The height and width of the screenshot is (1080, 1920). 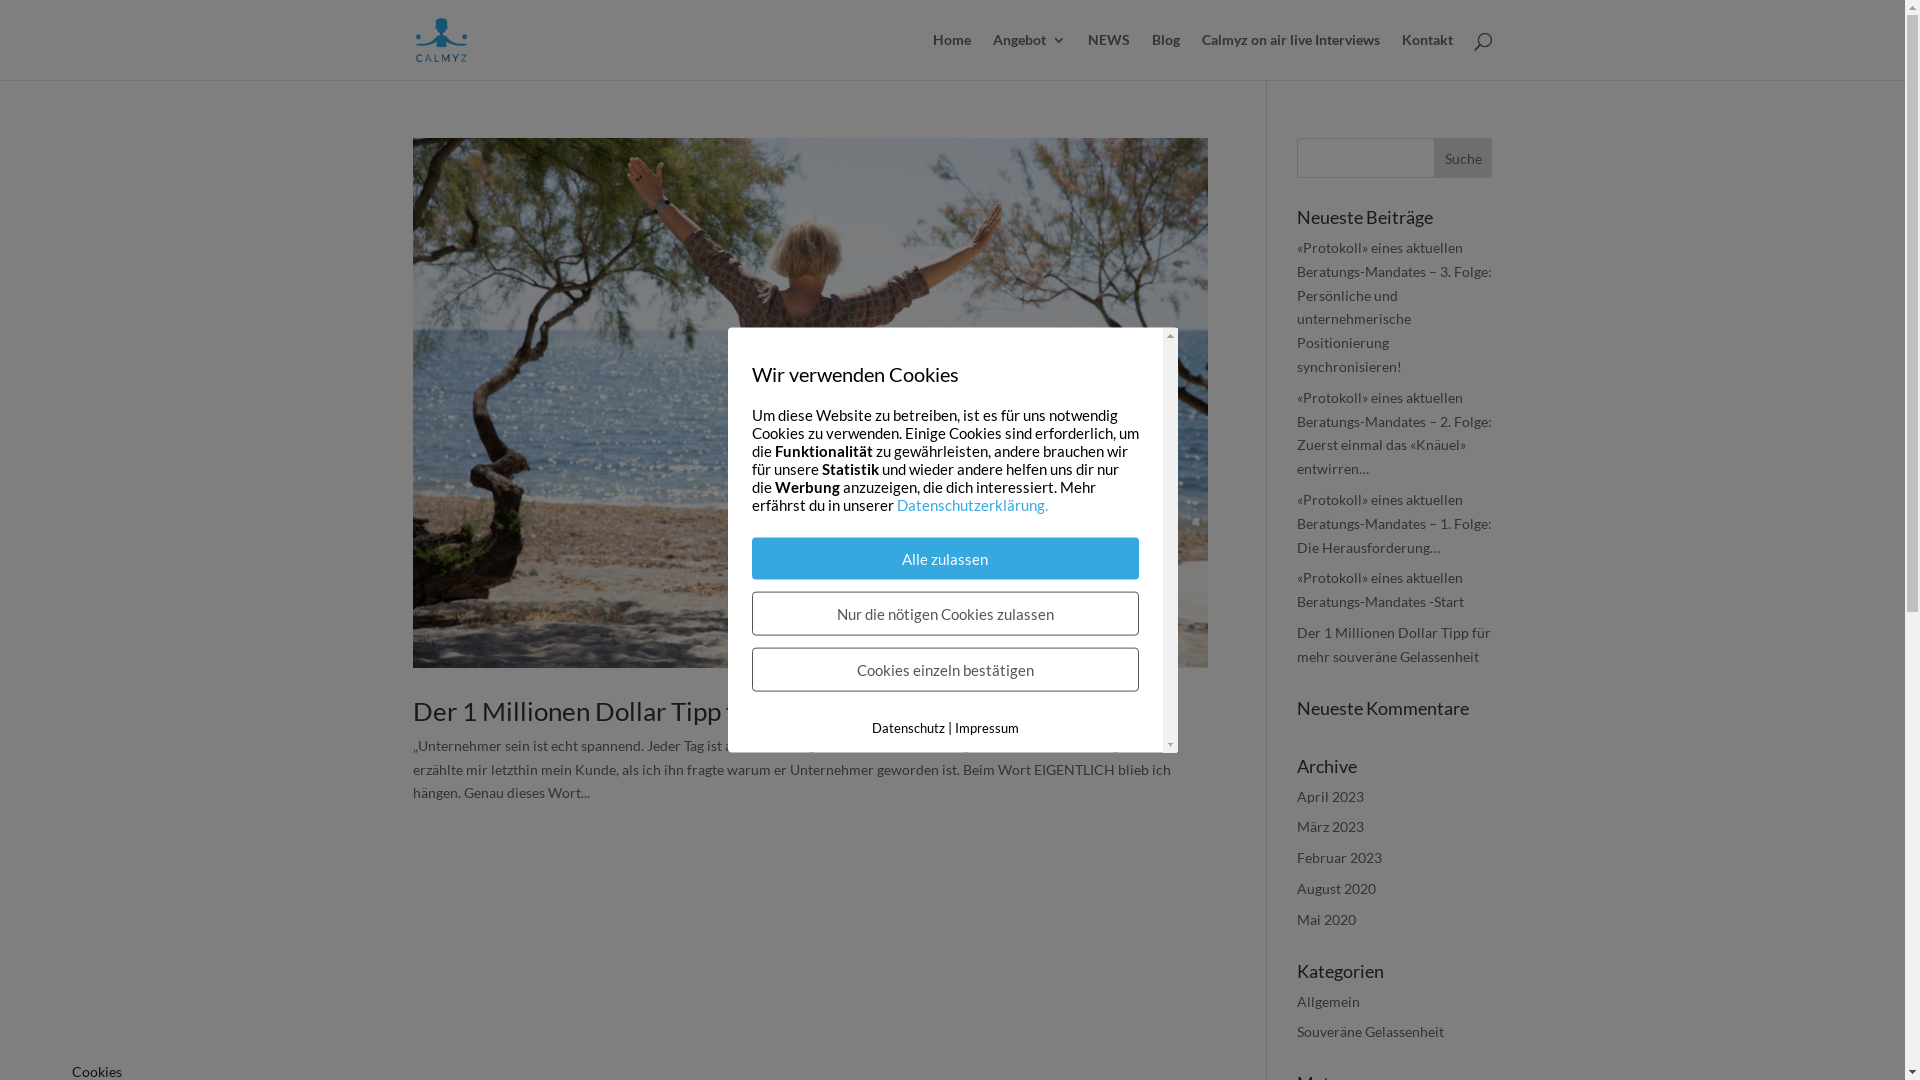 What do you see at coordinates (1166, 55) in the screenshot?
I see `'Blog'` at bounding box center [1166, 55].